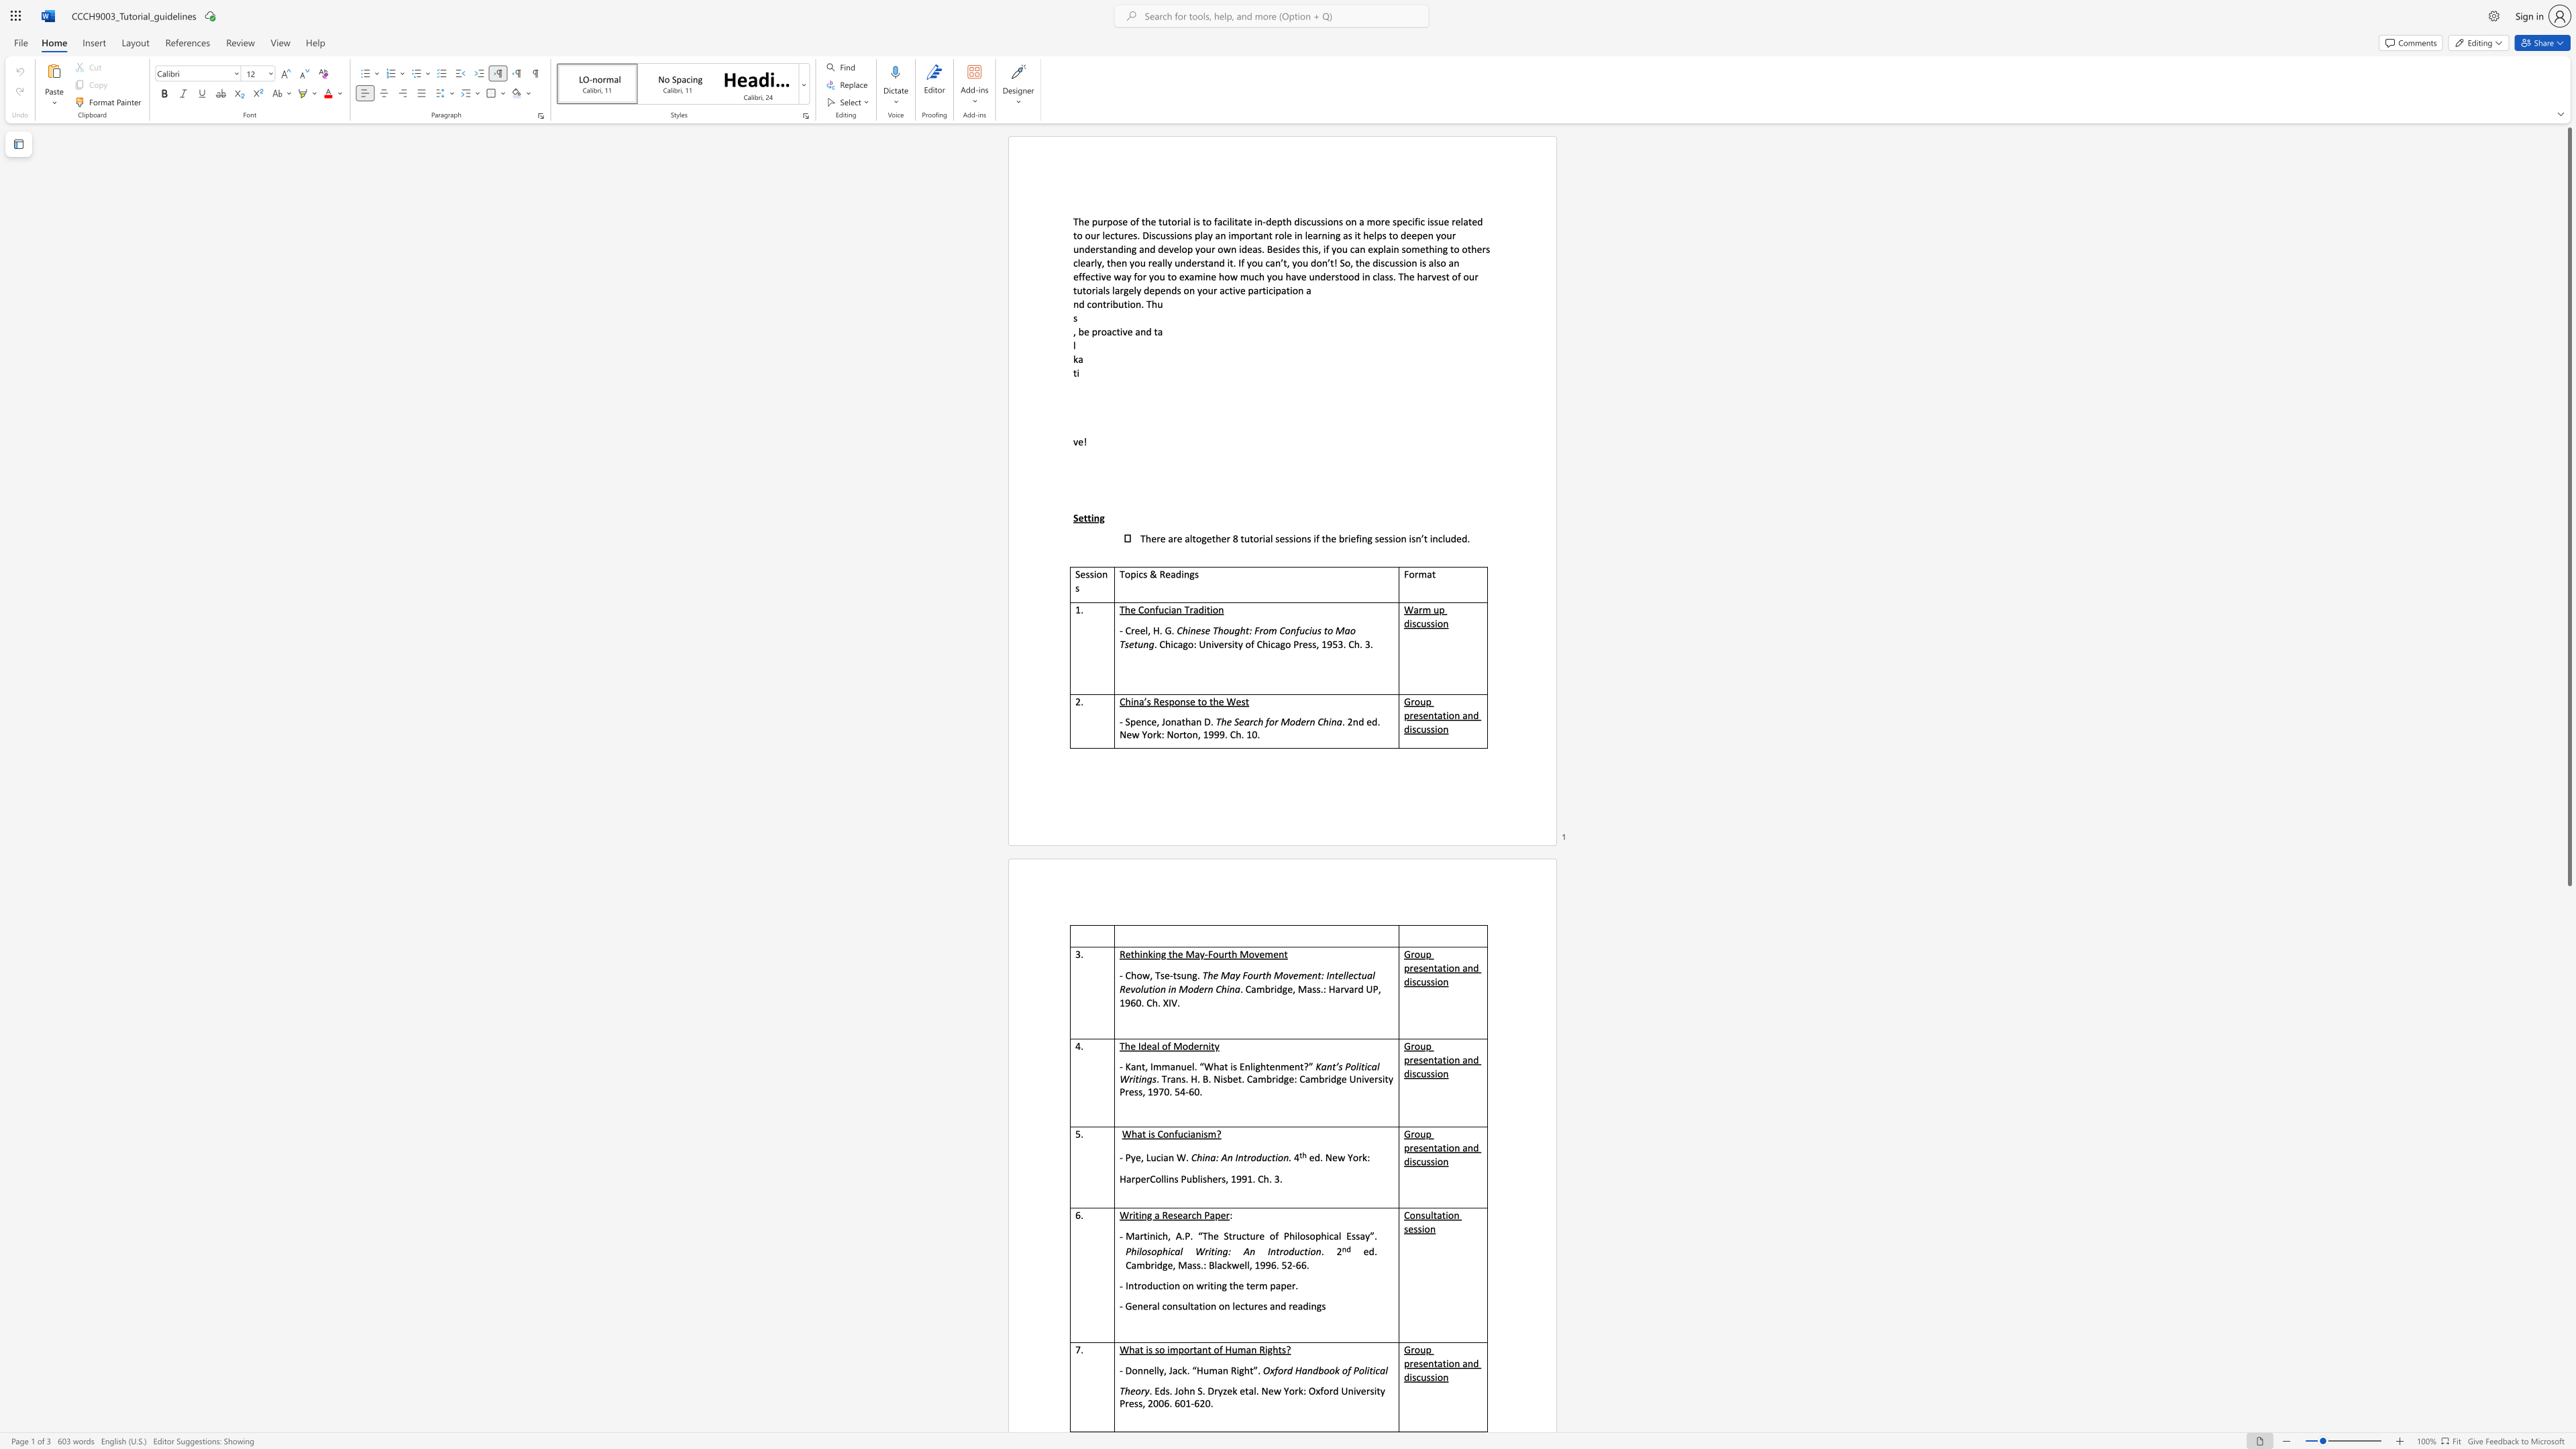 The height and width of the screenshot is (1449, 2576). What do you see at coordinates (2568, 957) in the screenshot?
I see `the scrollbar on the right` at bounding box center [2568, 957].